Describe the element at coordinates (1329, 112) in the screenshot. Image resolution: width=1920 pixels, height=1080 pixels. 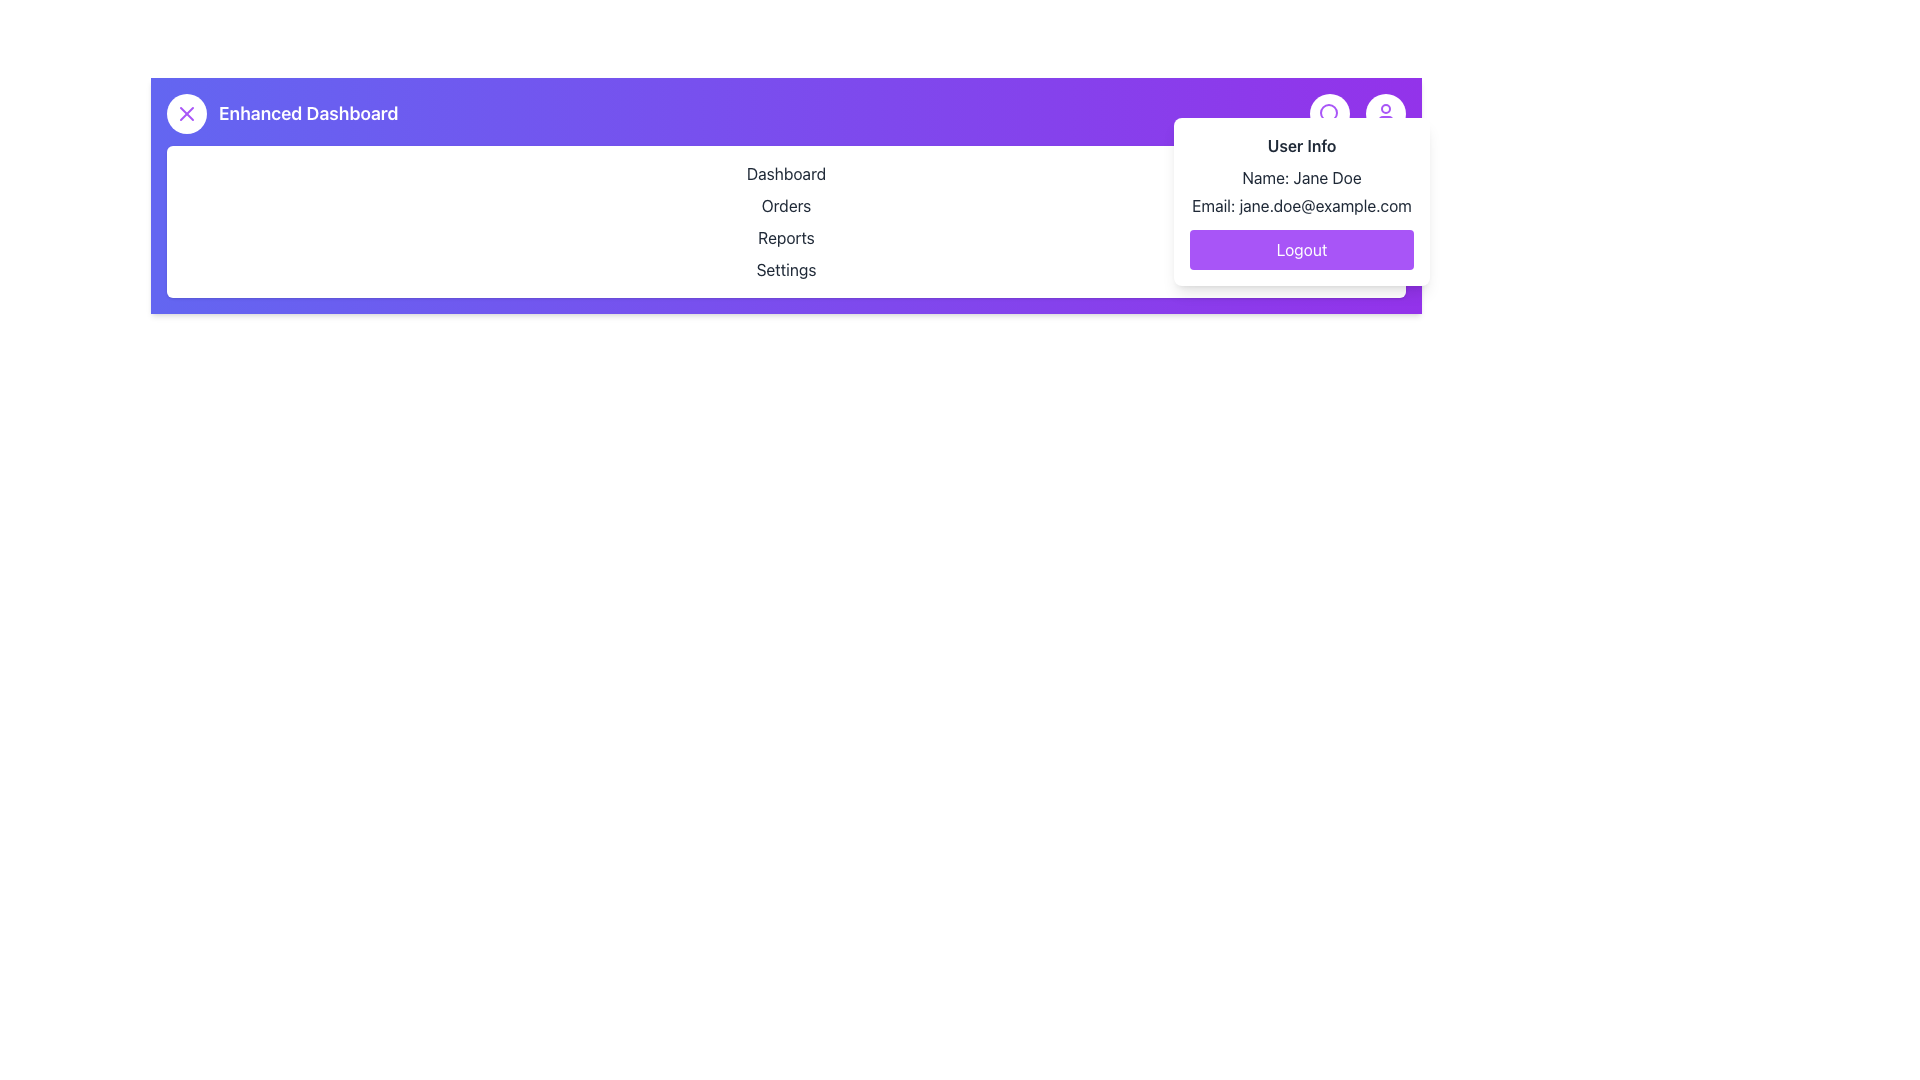
I see `the circular SVG graphical element that resembles a node or marker, located within a magnifying glass icon in the top-right corner of the interface` at that location.